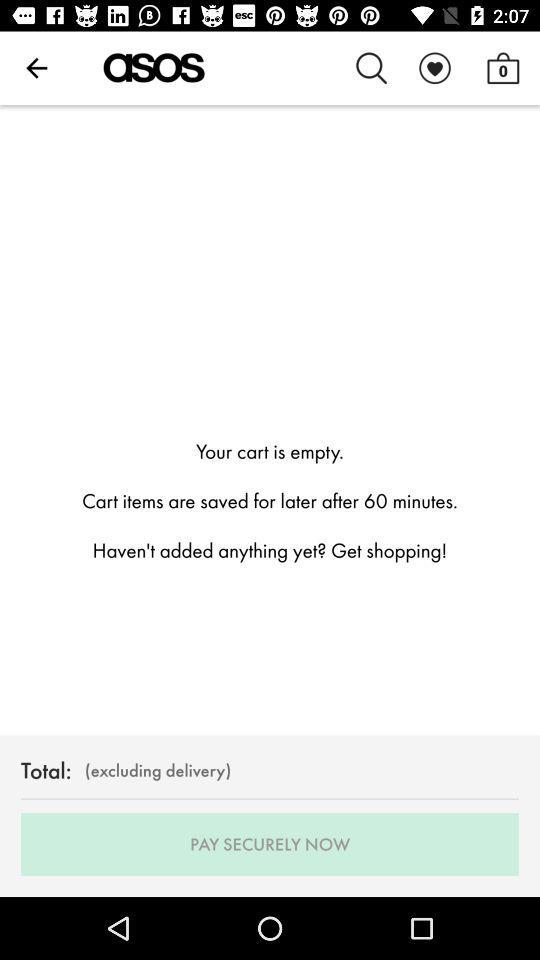 This screenshot has height=960, width=540. What do you see at coordinates (372, 68) in the screenshot?
I see `the item above the your cart is icon` at bounding box center [372, 68].